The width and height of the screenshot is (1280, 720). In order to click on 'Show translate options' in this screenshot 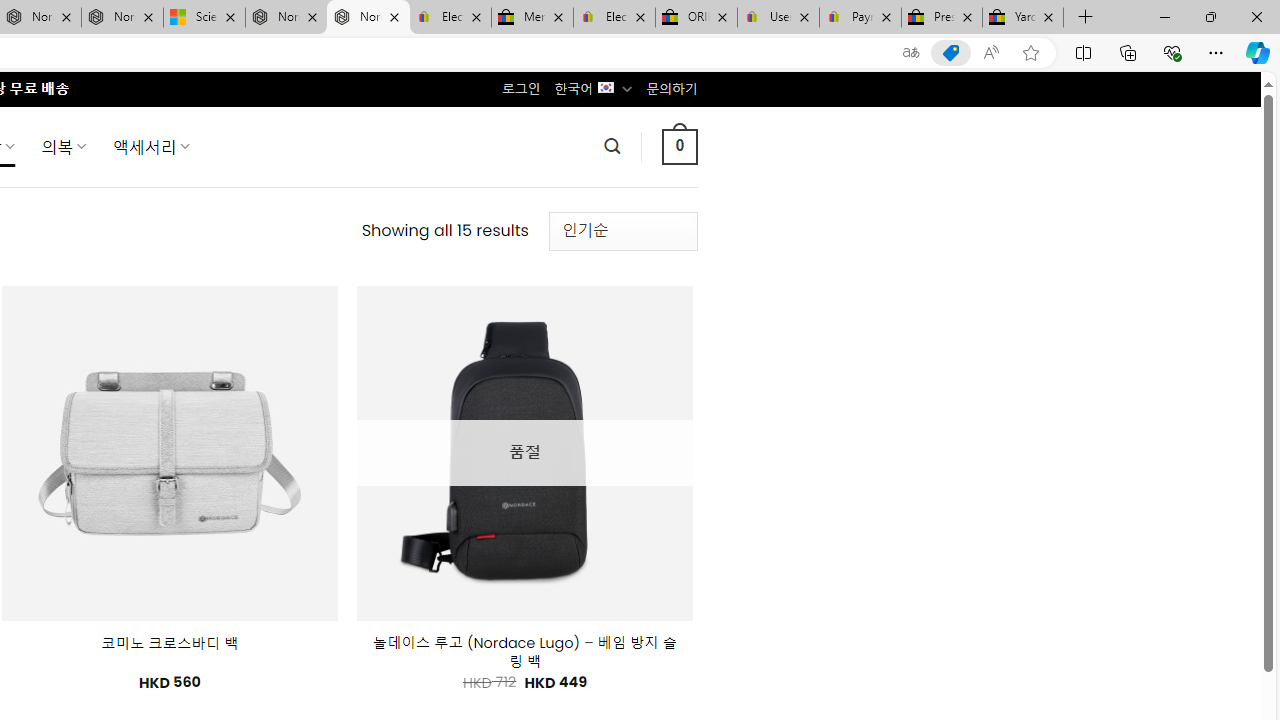, I will do `click(909, 52)`.